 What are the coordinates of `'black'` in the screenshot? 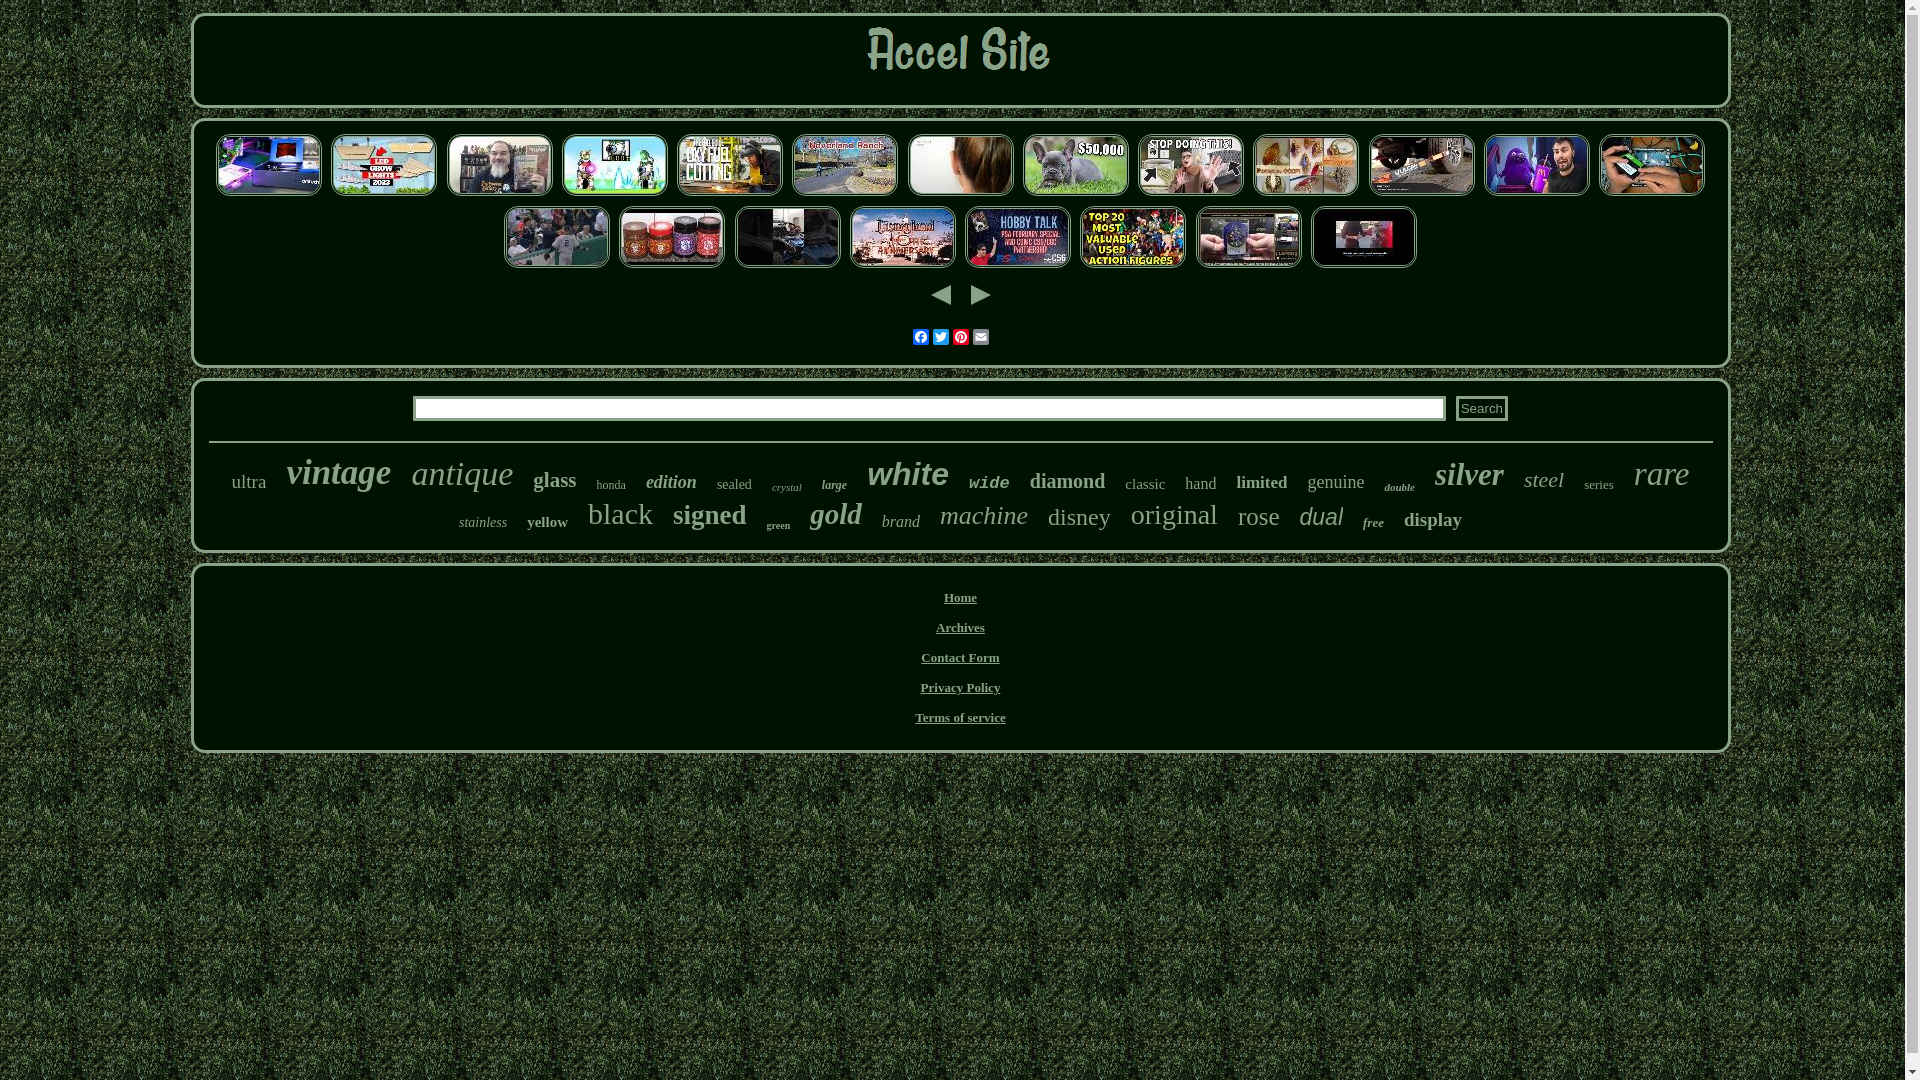 It's located at (587, 512).